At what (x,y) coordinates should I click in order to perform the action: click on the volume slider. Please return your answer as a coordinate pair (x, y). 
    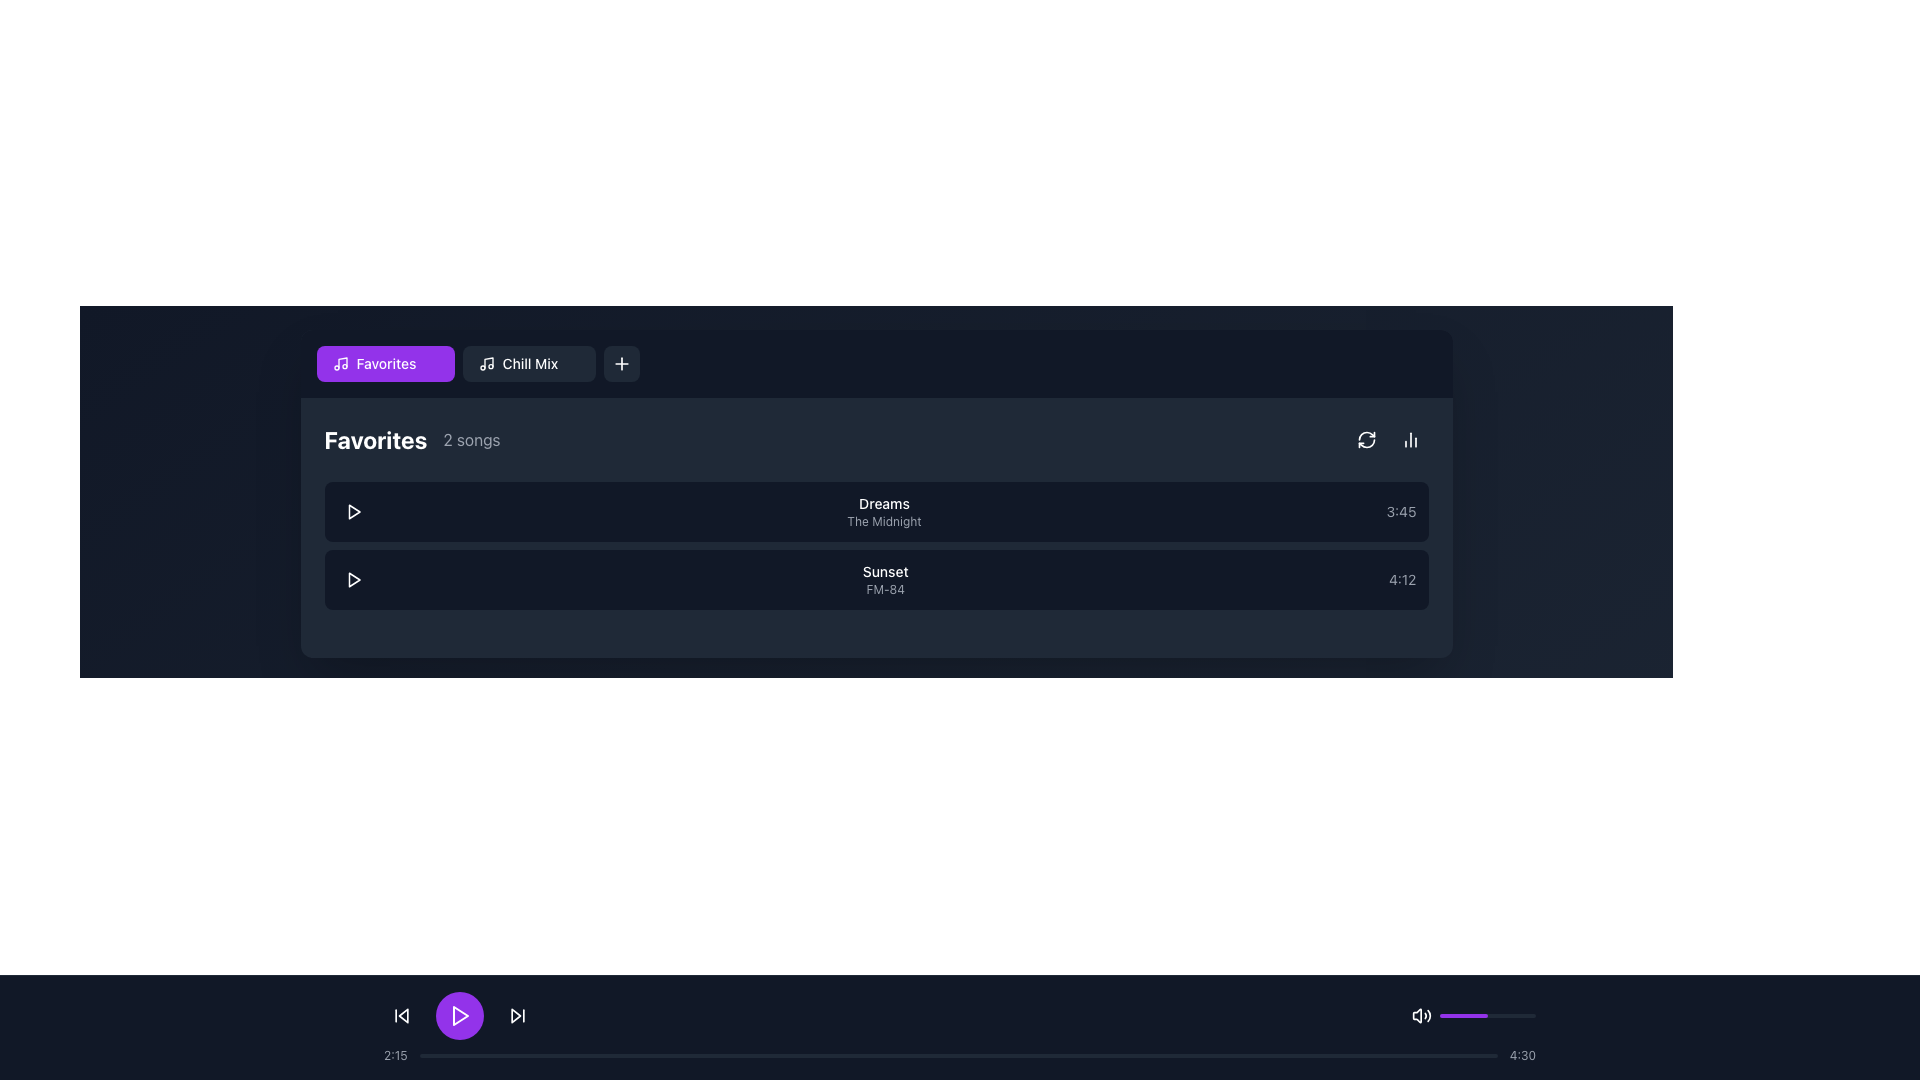
    Looking at the image, I should click on (1462, 1015).